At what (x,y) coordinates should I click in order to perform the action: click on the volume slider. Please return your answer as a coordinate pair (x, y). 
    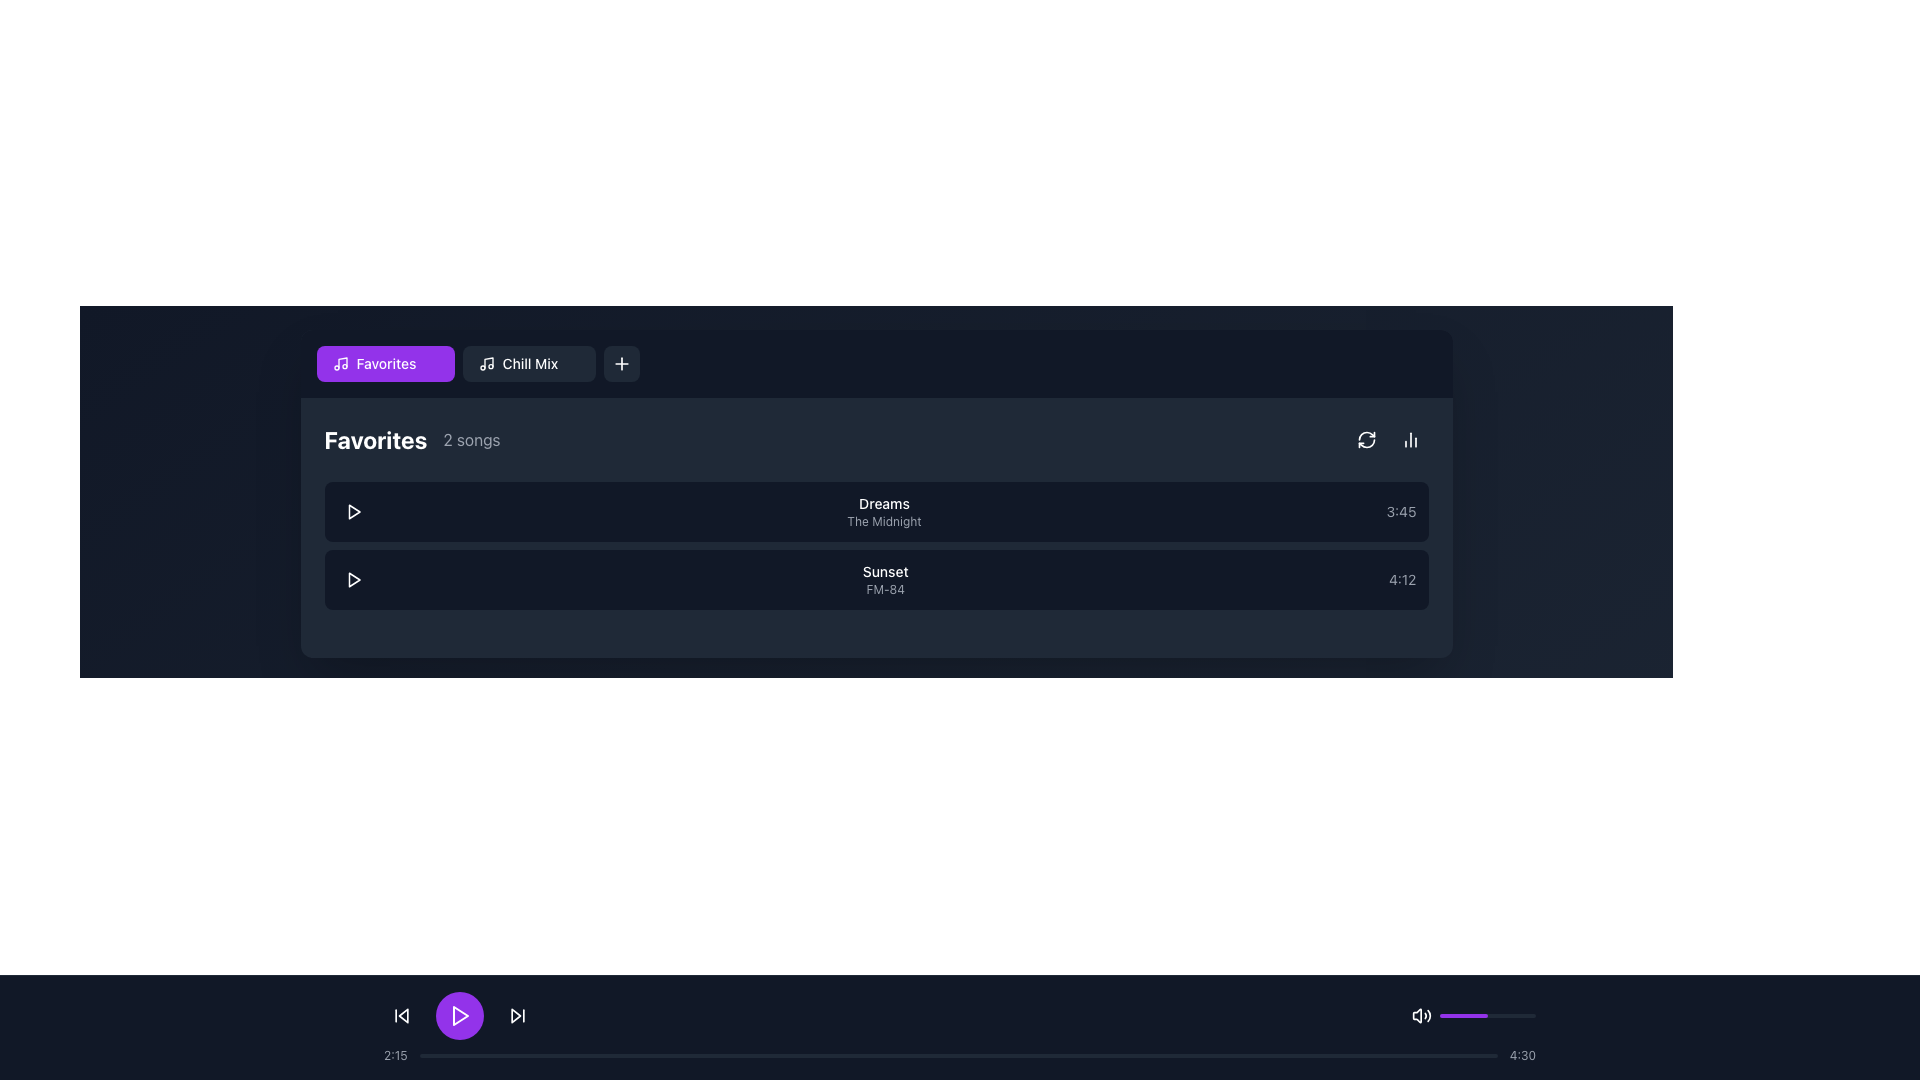
    Looking at the image, I should click on (1462, 1015).